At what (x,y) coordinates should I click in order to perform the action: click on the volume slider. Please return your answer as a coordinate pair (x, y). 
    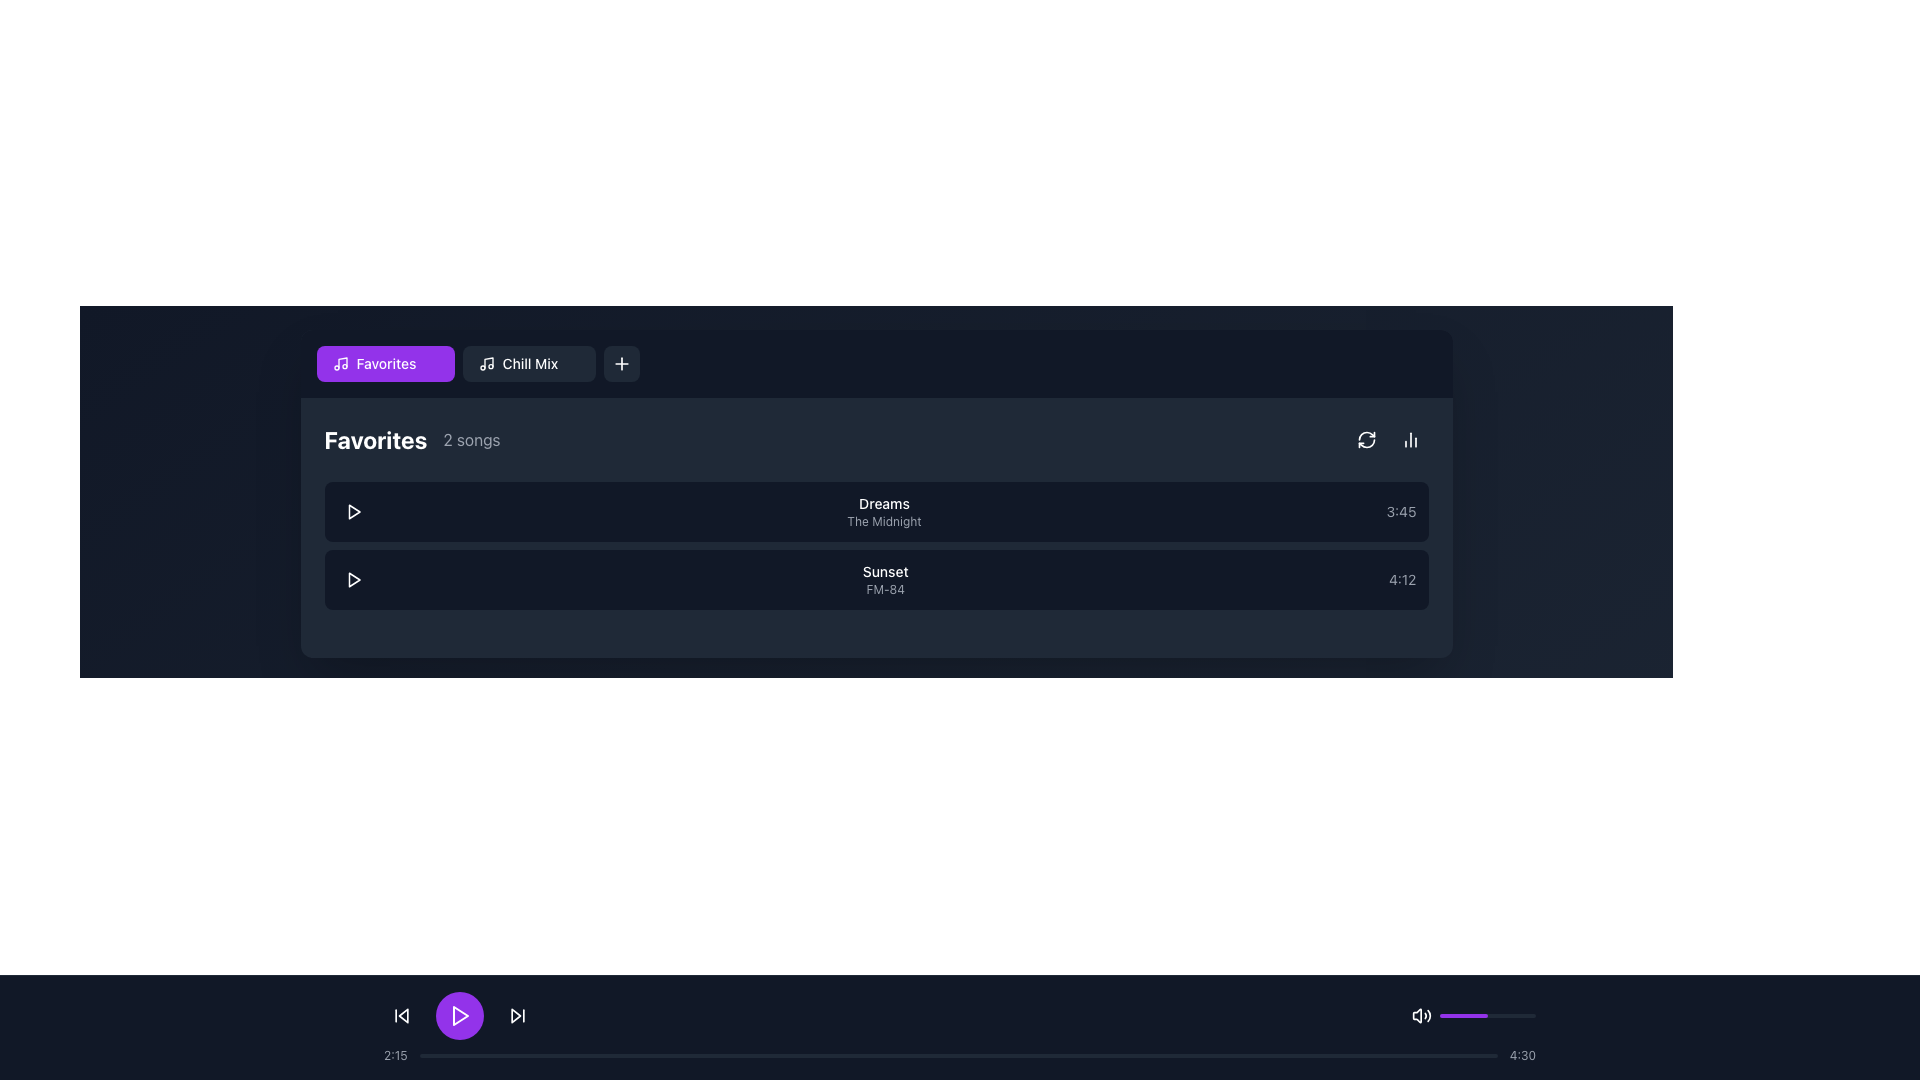
    Looking at the image, I should click on (1462, 1015).